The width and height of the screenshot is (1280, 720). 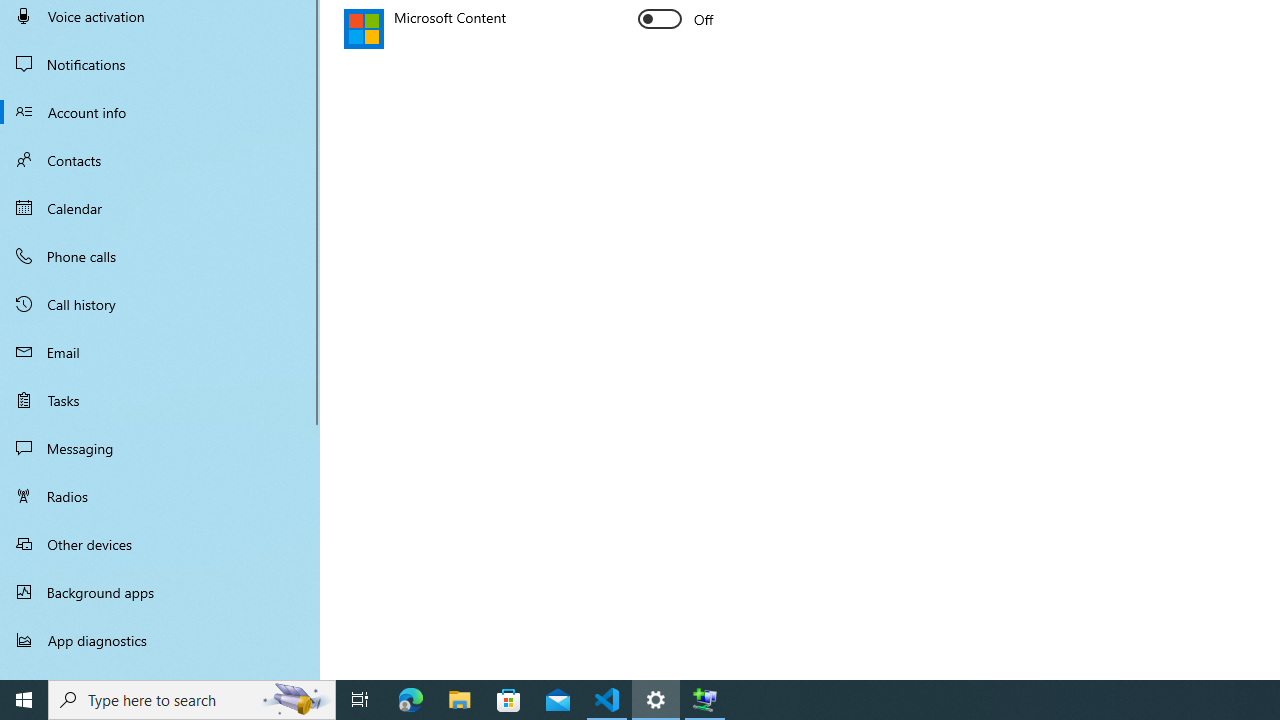 I want to click on 'Type here to search', so click(x=192, y=698).